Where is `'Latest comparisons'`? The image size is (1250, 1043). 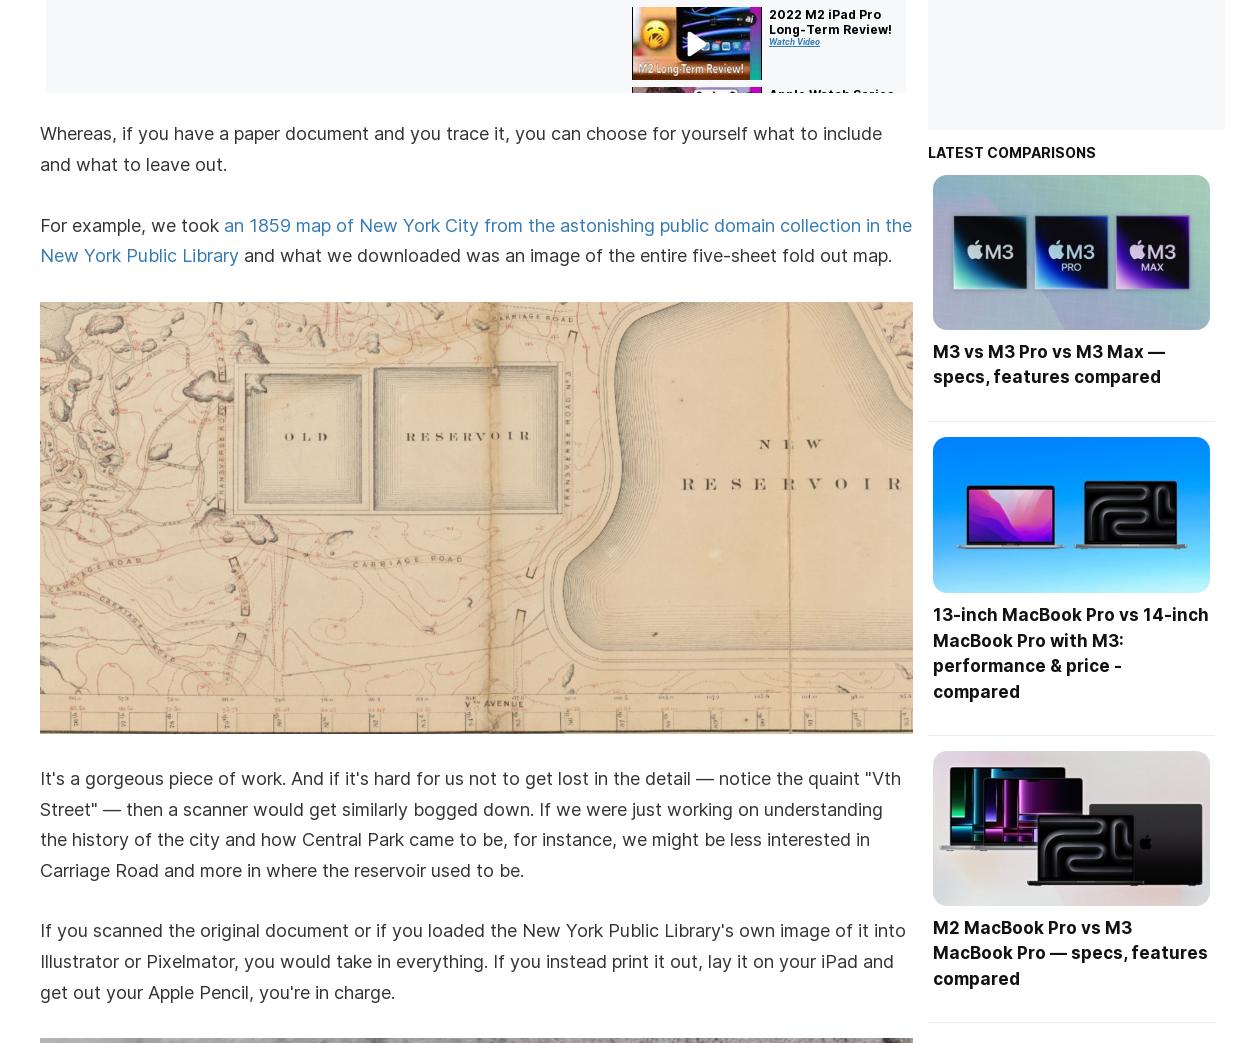
'Latest comparisons' is located at coordinates (1011, 150).